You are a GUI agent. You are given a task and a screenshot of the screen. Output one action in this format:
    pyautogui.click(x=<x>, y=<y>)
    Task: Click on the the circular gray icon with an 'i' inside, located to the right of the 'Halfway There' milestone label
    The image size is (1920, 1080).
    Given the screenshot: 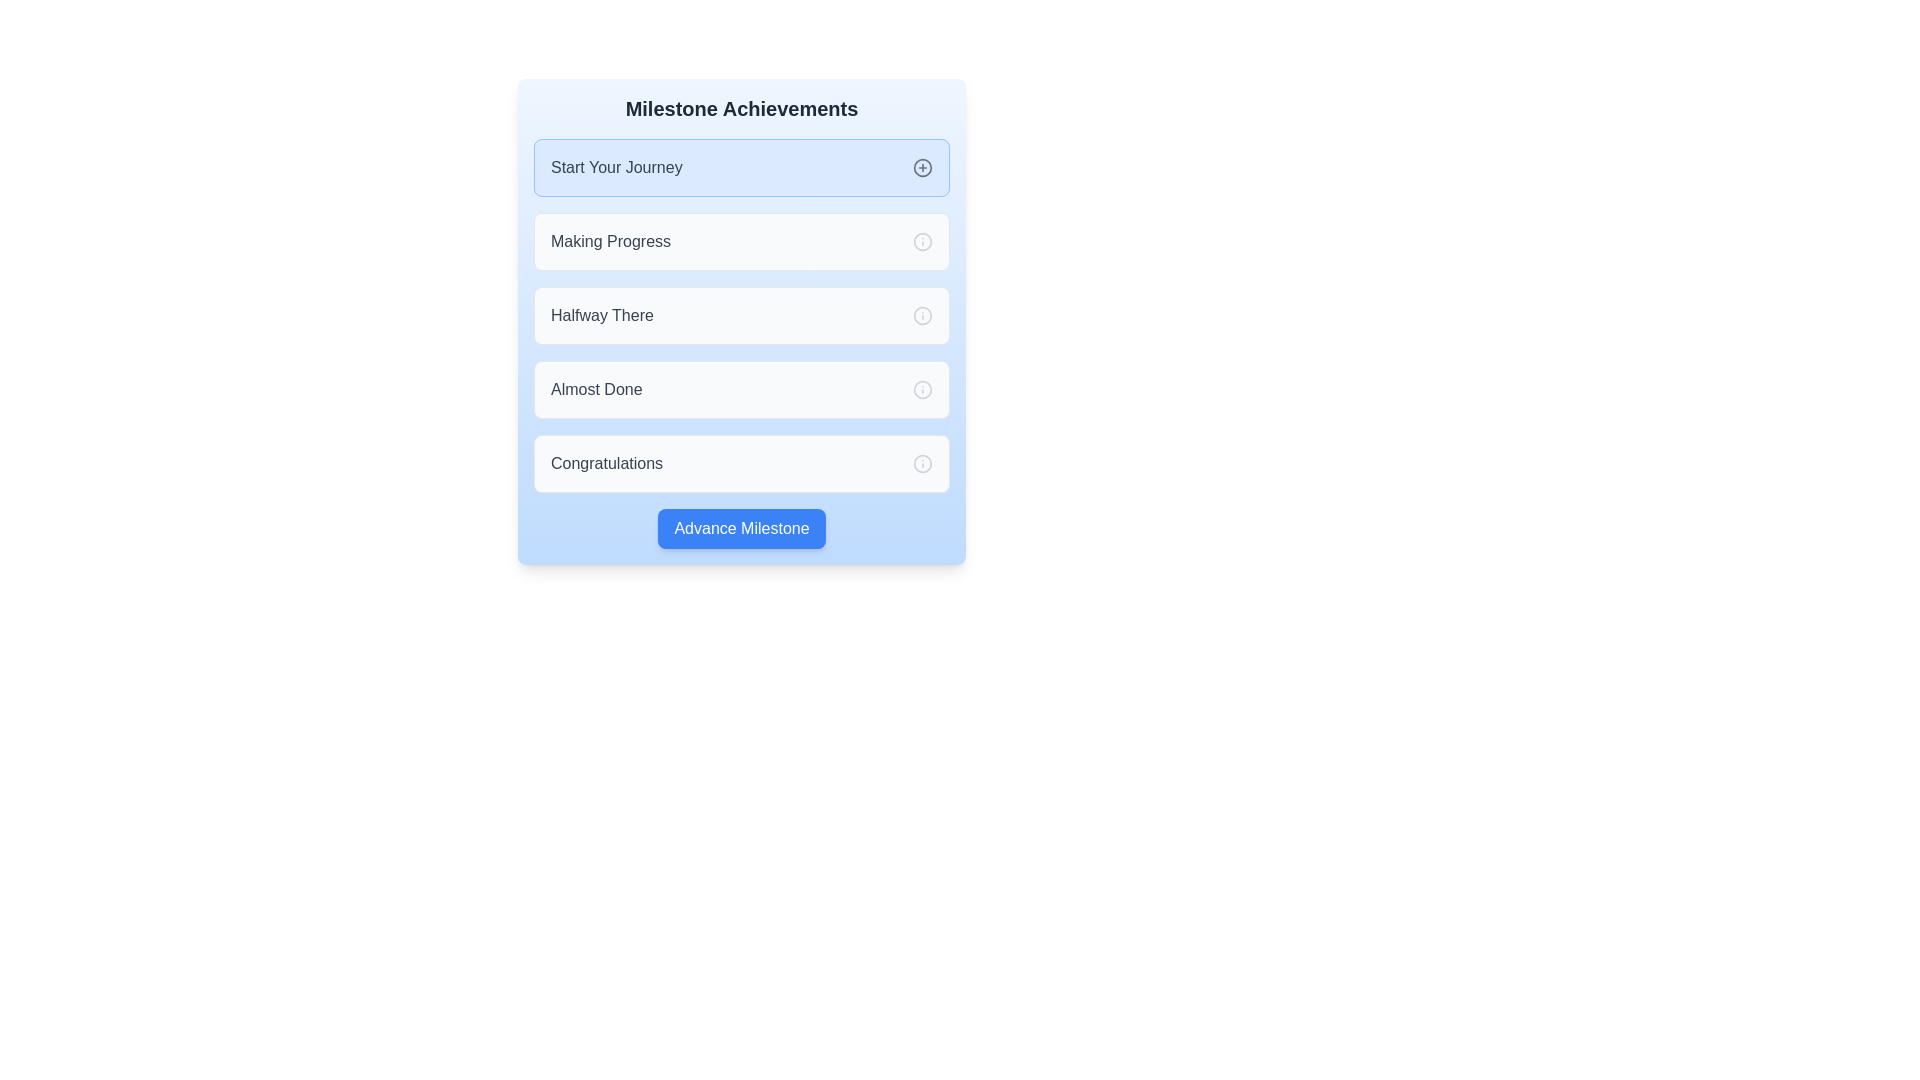 What is the action you would take?
    pyautogui.click(x=921, y=315)
    